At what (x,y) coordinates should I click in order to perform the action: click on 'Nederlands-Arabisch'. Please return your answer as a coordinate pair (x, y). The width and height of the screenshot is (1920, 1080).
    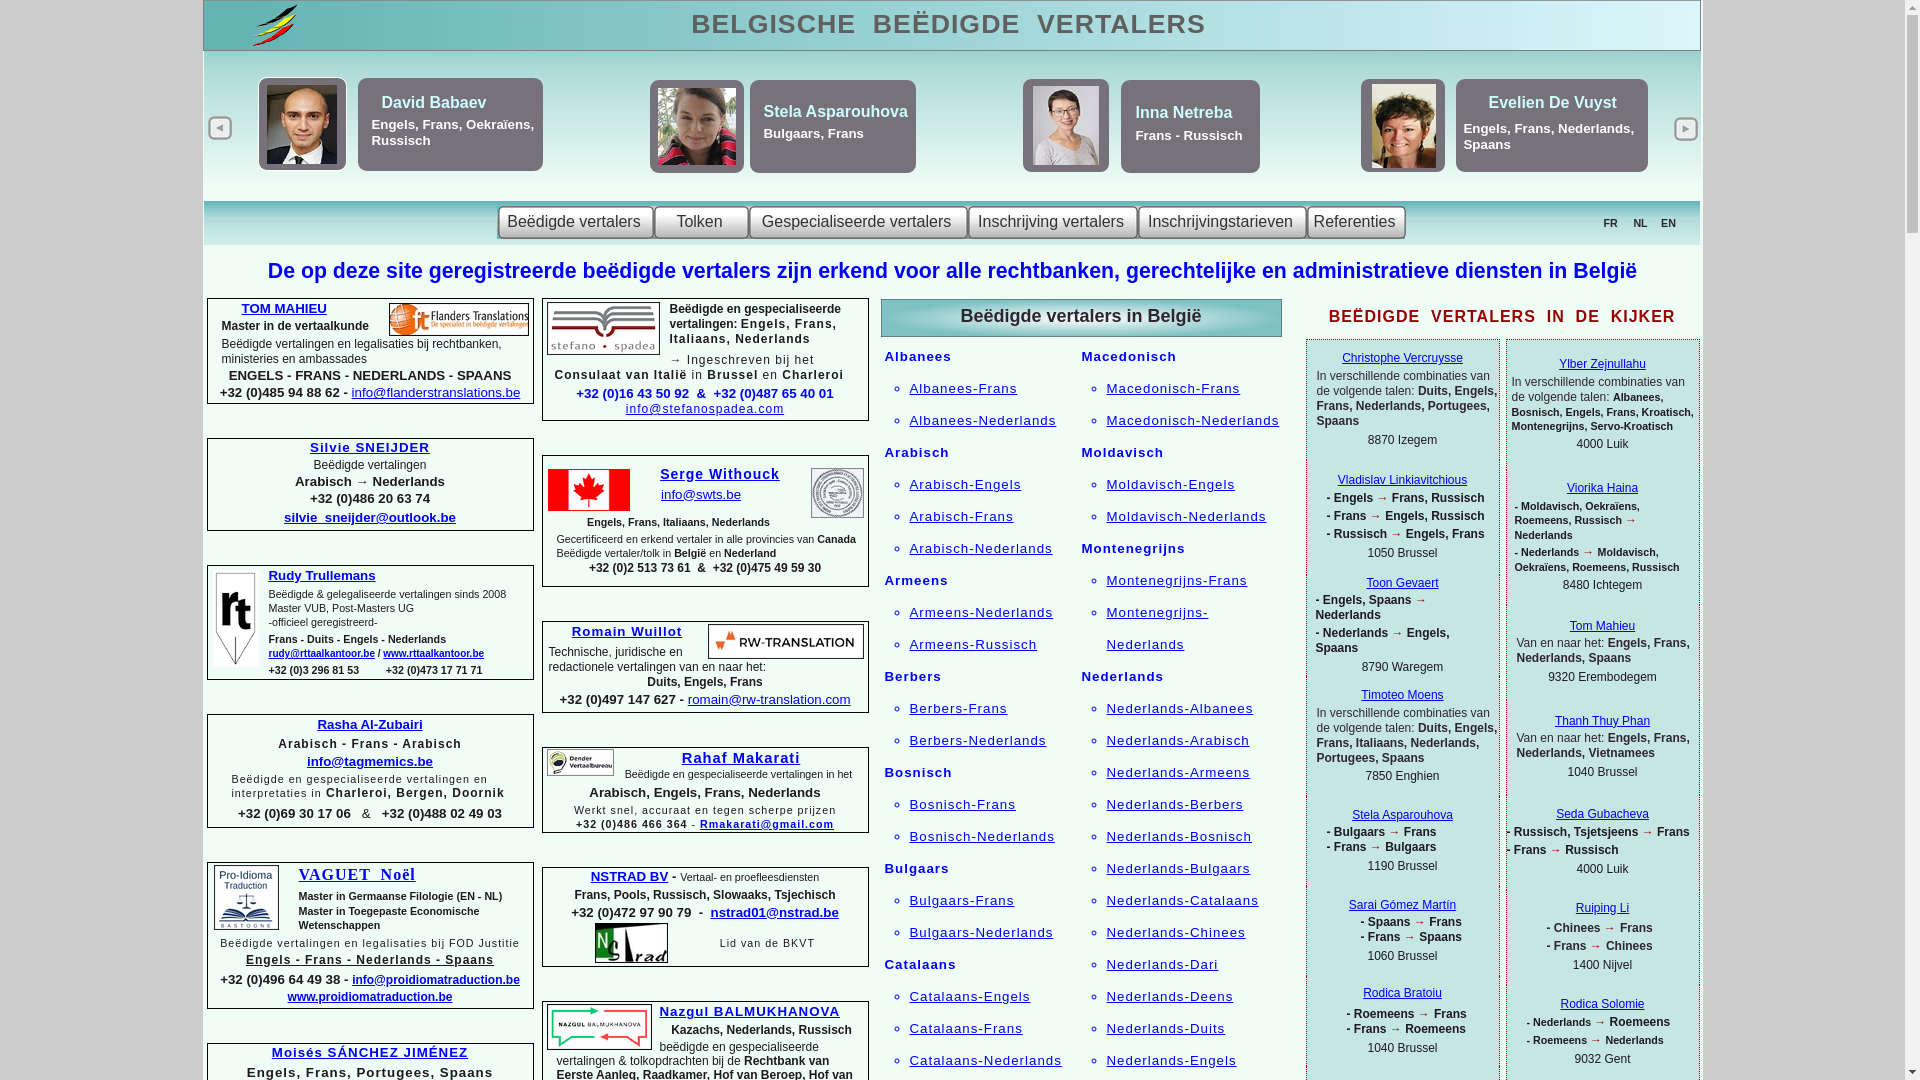
    Looking at the image, I should click on (1177, 740).